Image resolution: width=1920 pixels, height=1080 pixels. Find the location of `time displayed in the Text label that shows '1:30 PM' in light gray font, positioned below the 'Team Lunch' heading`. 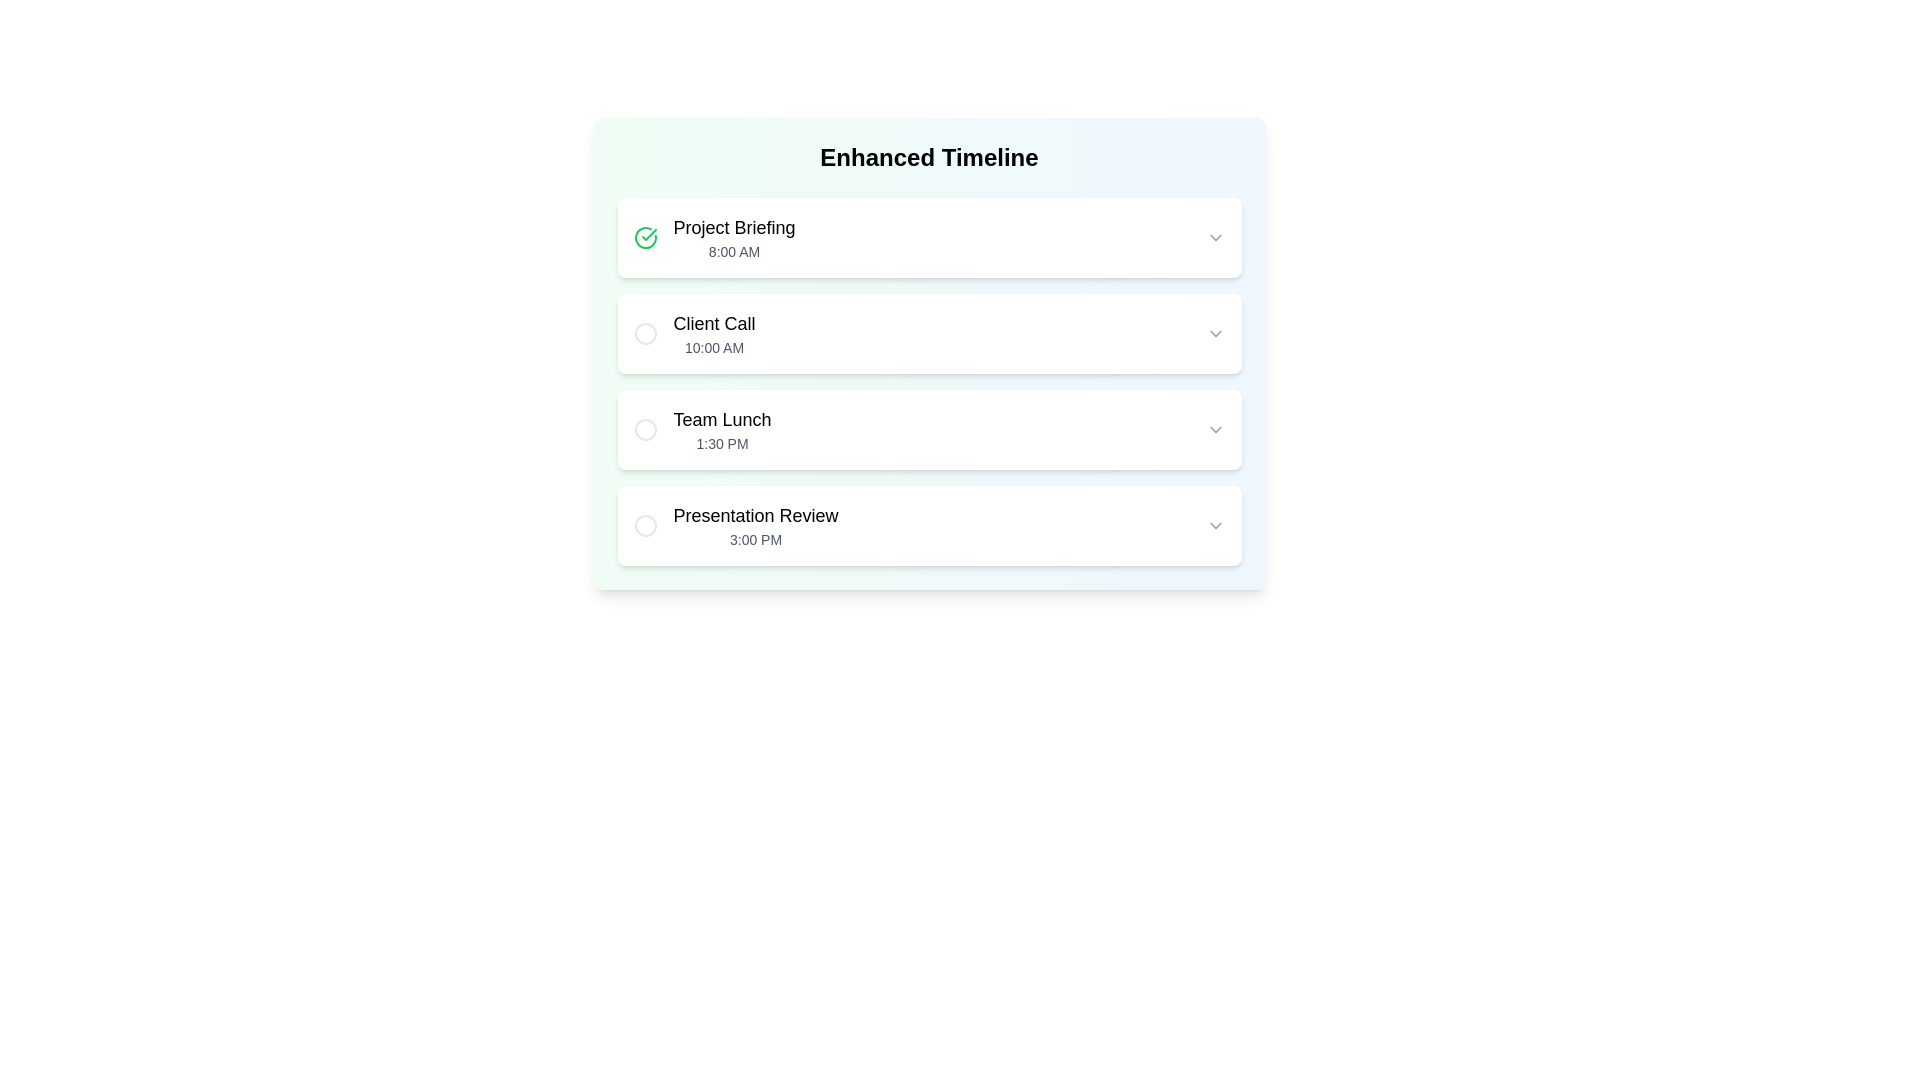

time displayed in the Text label that shows '1:30 PM' in light gray font, positioned below the 'Team Lunch' heading is located at coordinates (721, 442).